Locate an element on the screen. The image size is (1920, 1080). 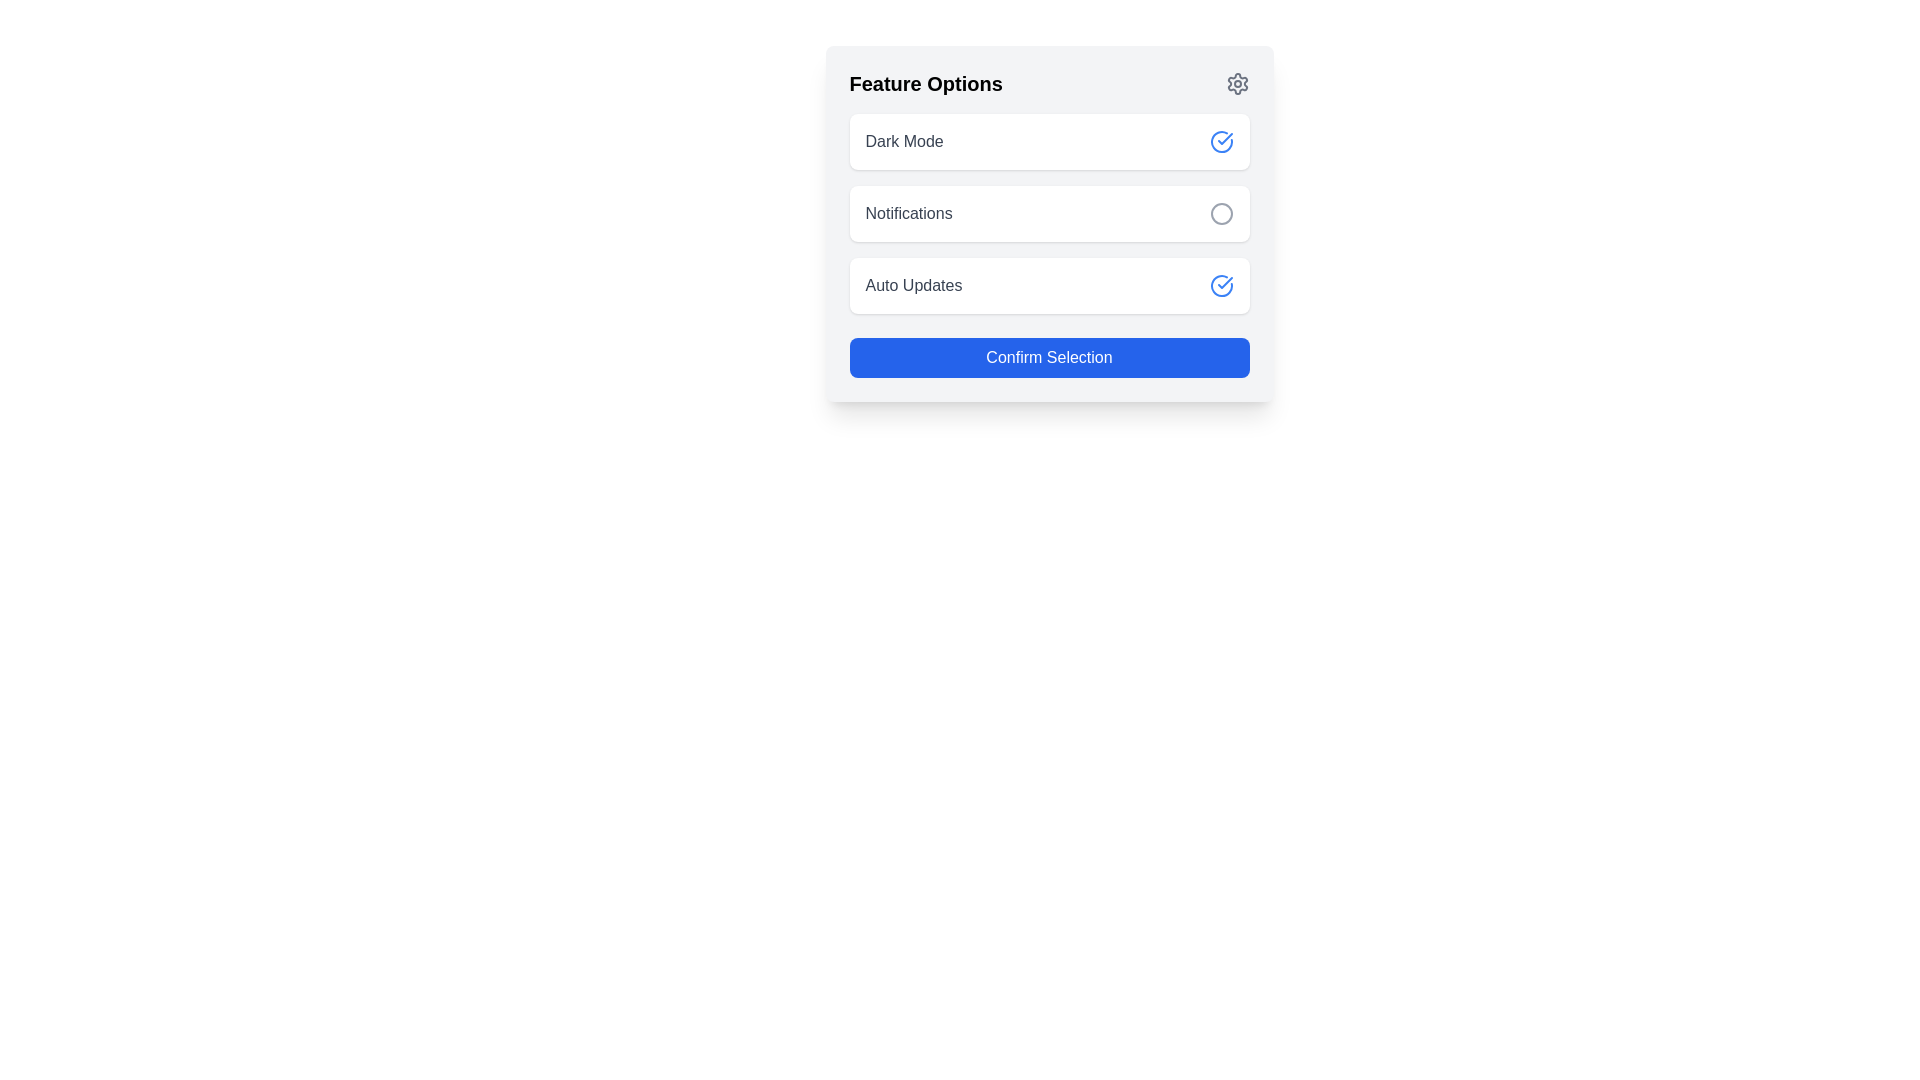
'Notifications' toggle option, which is the second item in the vertical arrangement of the 'Feature Options' section, for accessibility features is located at coordinates (1048, 213).